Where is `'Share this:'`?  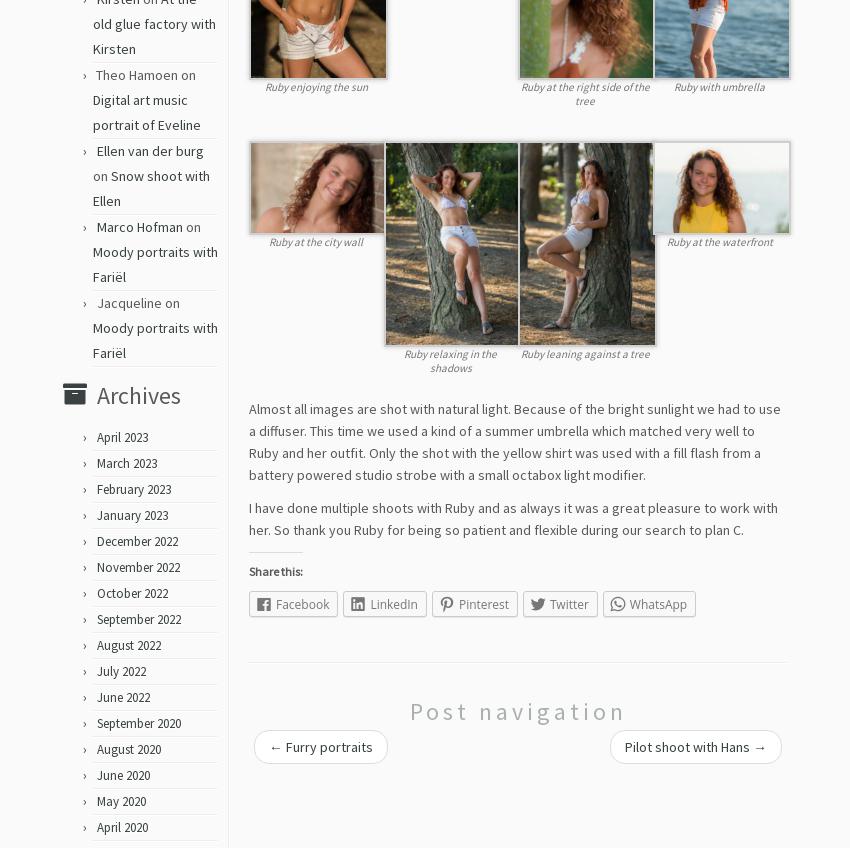
'Share this:' is located at coordinates (274, 576).